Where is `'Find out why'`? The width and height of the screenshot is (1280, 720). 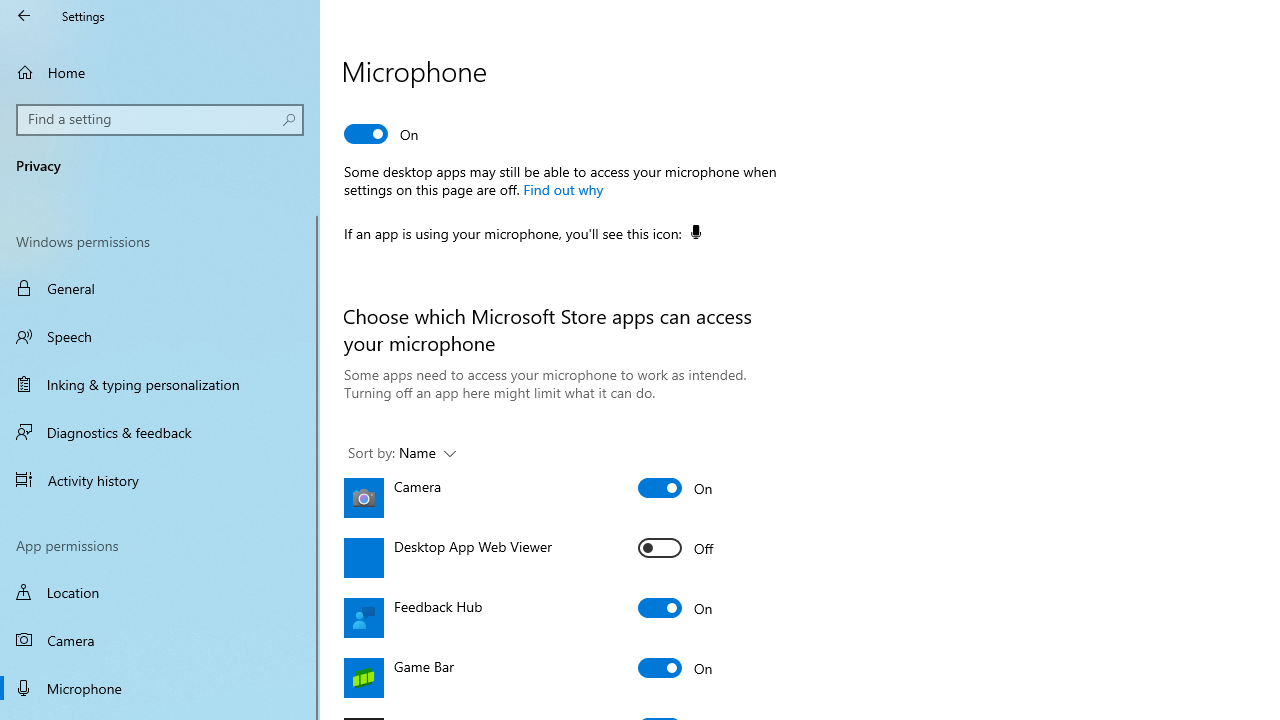 'Find out why' is located at coordinates (561, 189).